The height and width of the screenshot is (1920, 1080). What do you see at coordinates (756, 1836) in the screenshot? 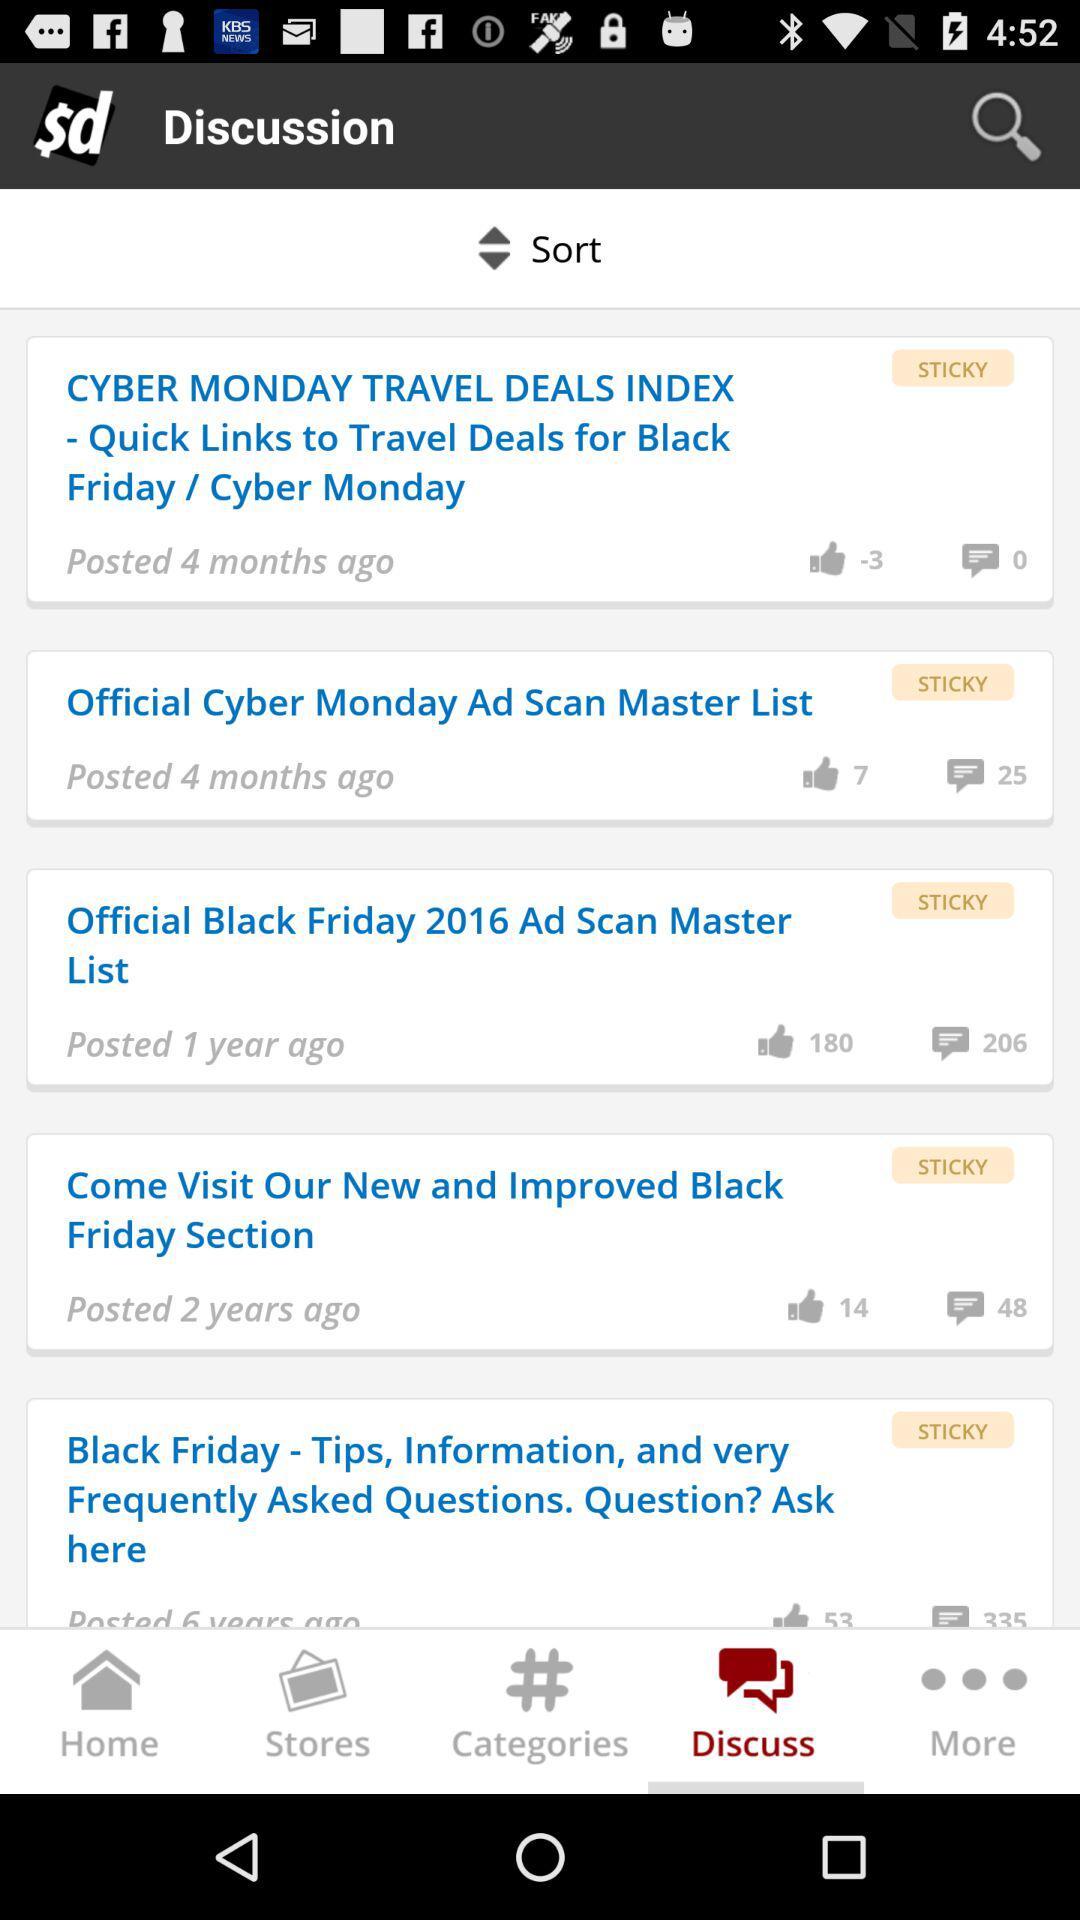
I see `the chat icon` at bounding box center [756, 1836].